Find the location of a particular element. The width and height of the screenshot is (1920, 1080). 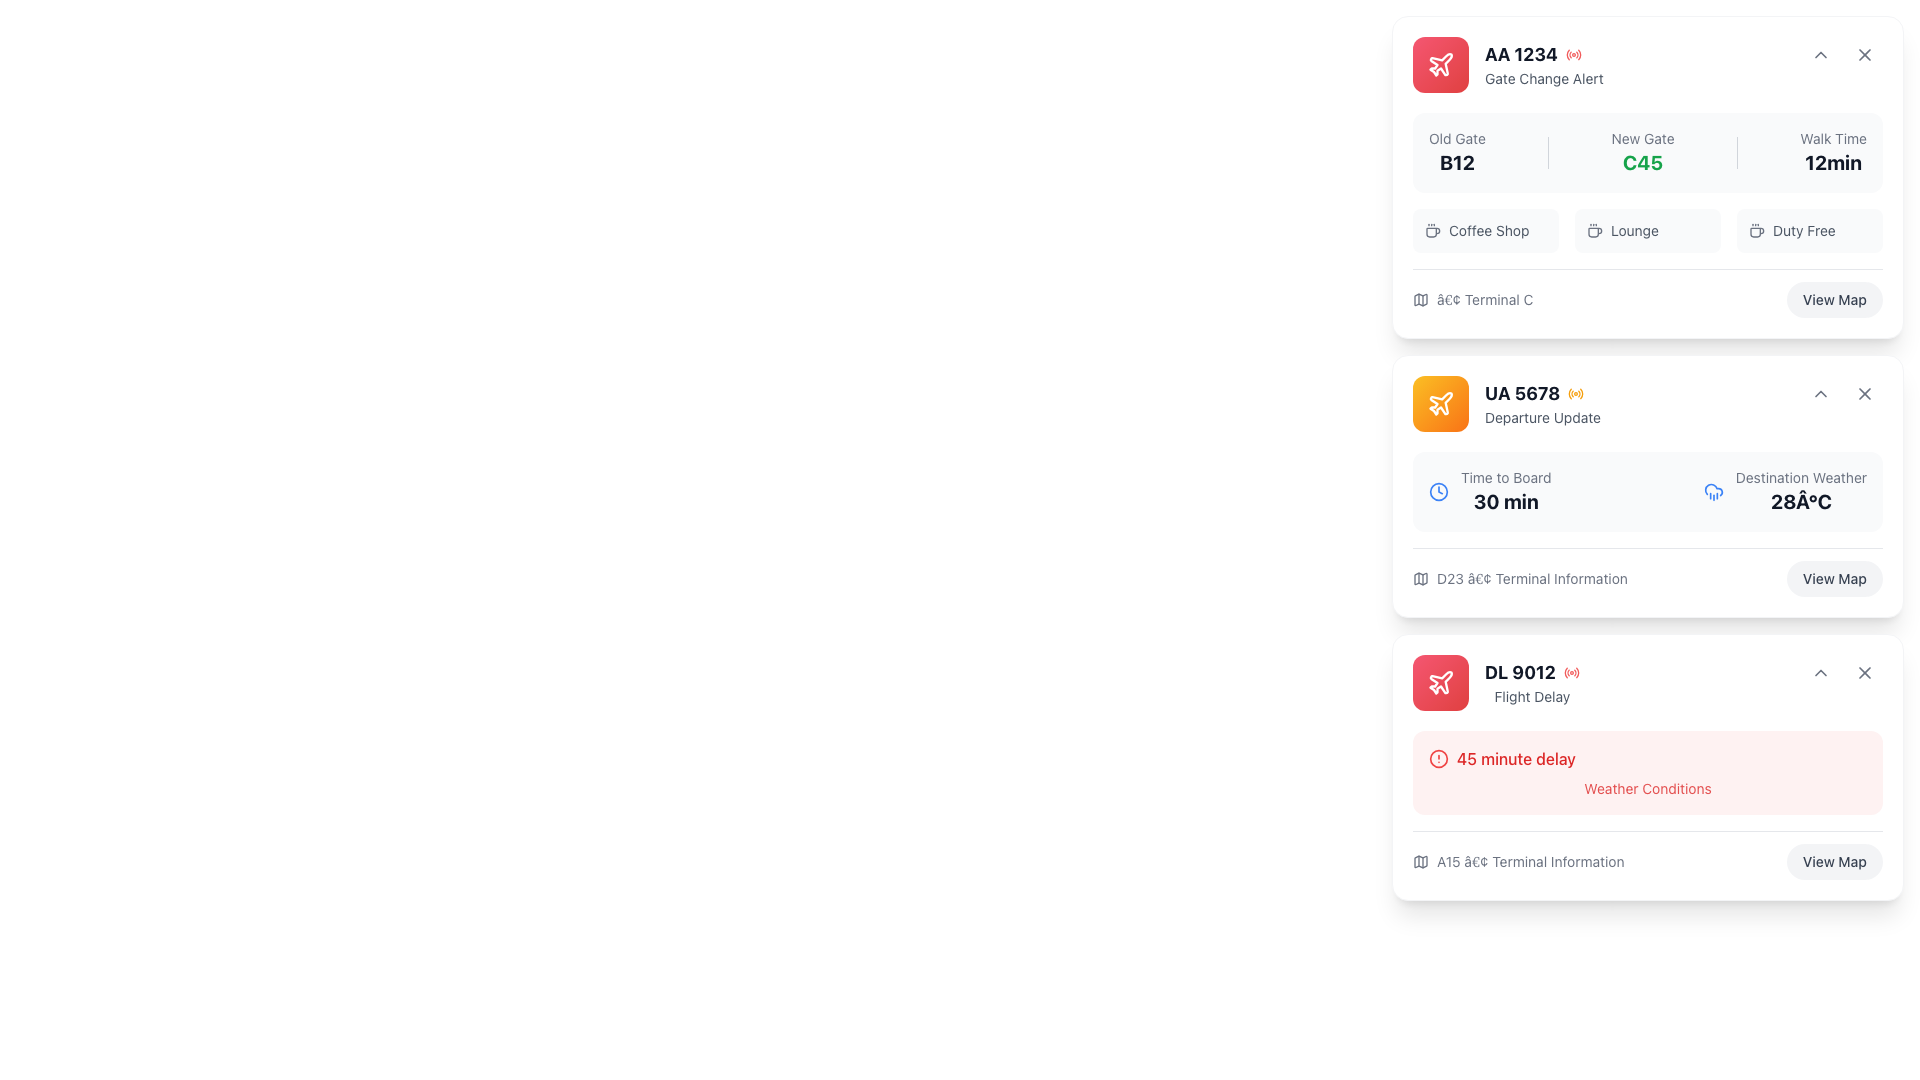

the text label that reads 'Gate Change Alert', which is styled in light gray and positioned below 'AA 1234' within the top-right card is located at coordinates (1543, 77).